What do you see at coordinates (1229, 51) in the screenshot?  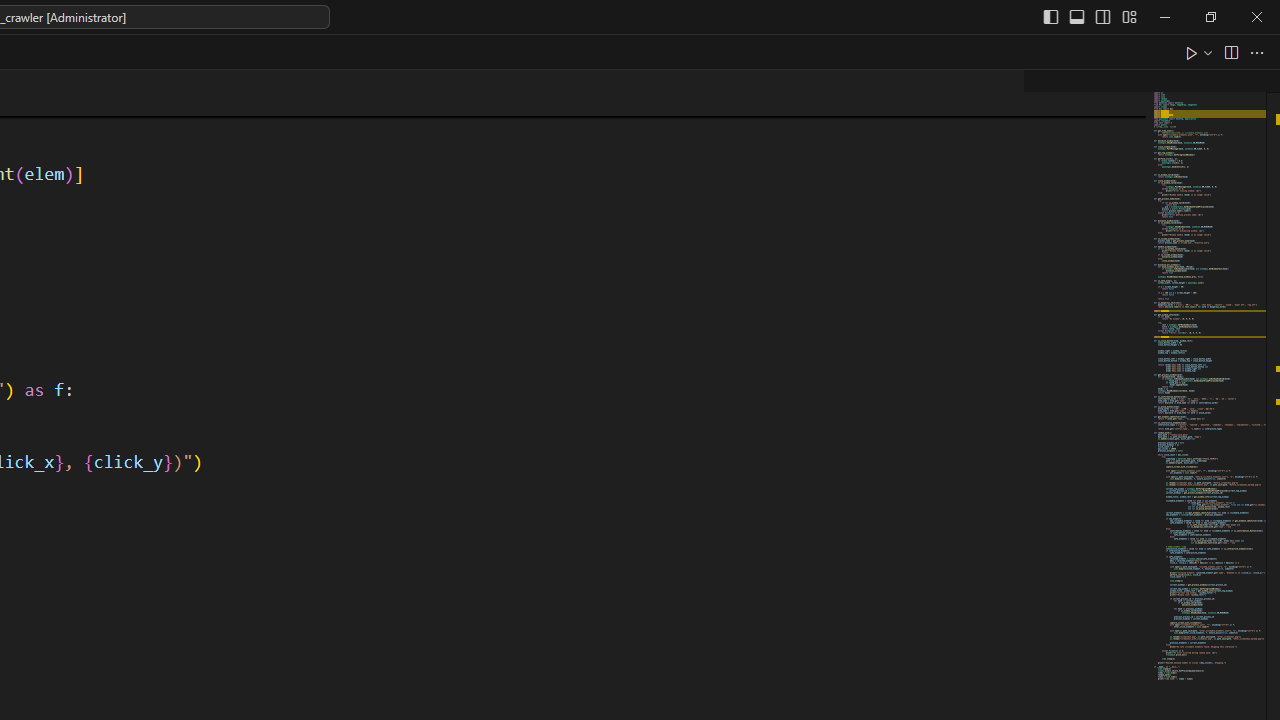 I see `'Split Editor Right (Ctrl+\) [Alt] Split Editor Down'` at bounding box center [1229, 51].